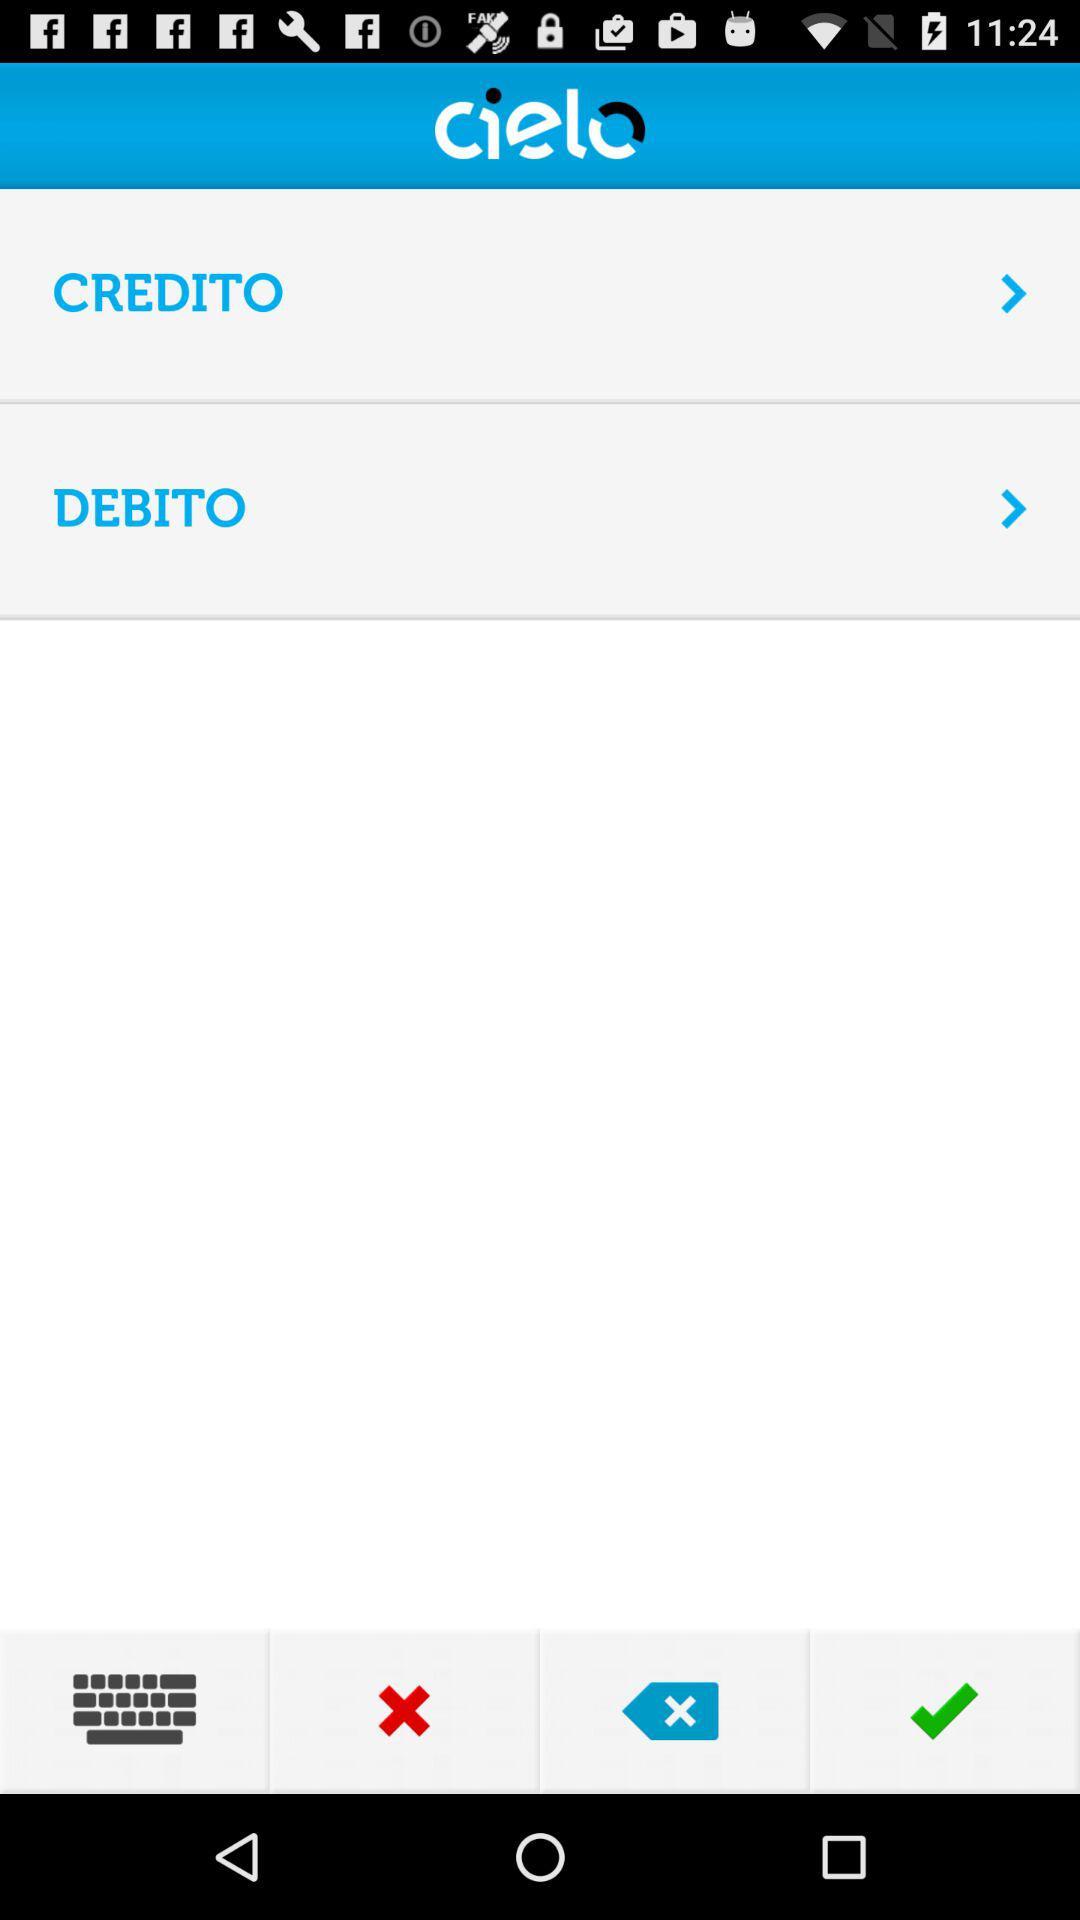 The width and height of the screenshot is (1080, 1920). Describe the element at coordinates (540, 614) in the screenshot. I see `the app below debito icon` at that location.